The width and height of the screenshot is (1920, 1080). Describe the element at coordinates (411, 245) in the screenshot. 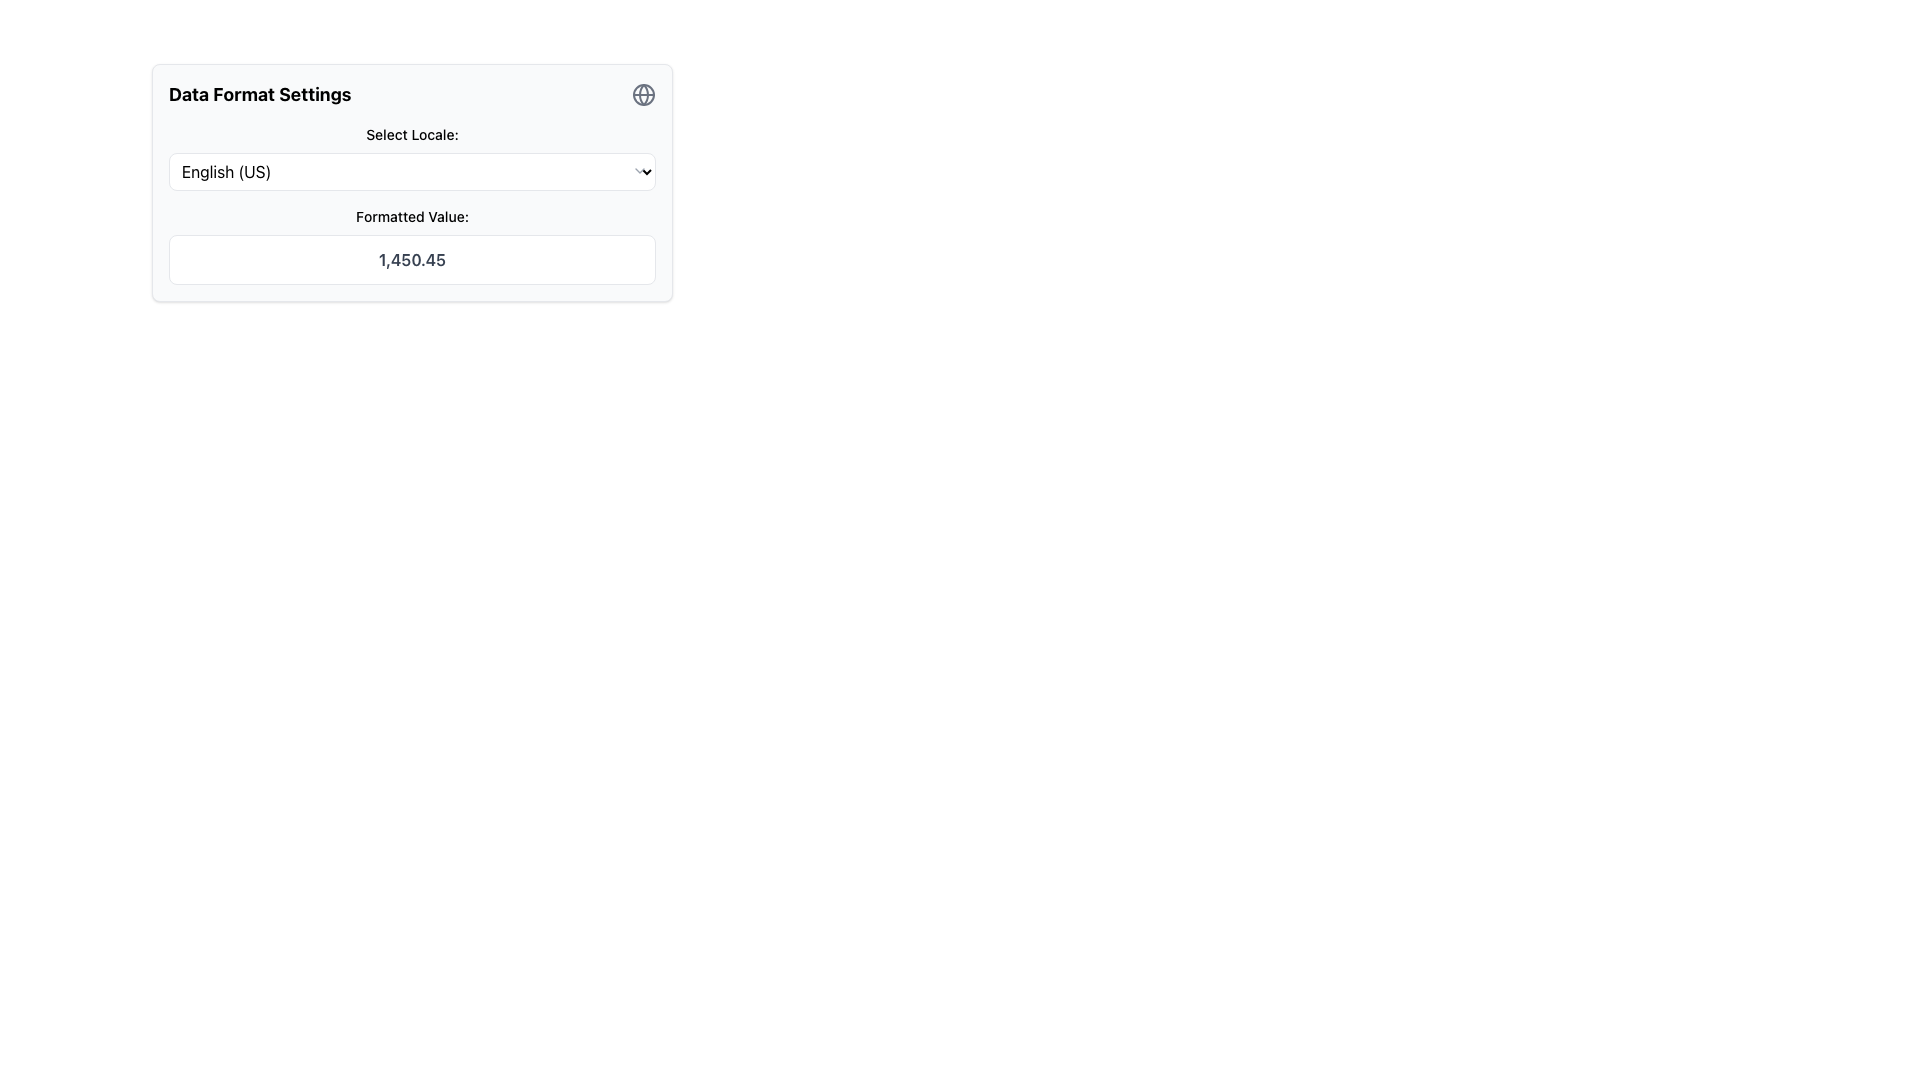

I see `displayed value from the Value Display Block which shows '1,450.45' under the label 'Formatted Value:' in the 'Data Format Settings' section` at that location.